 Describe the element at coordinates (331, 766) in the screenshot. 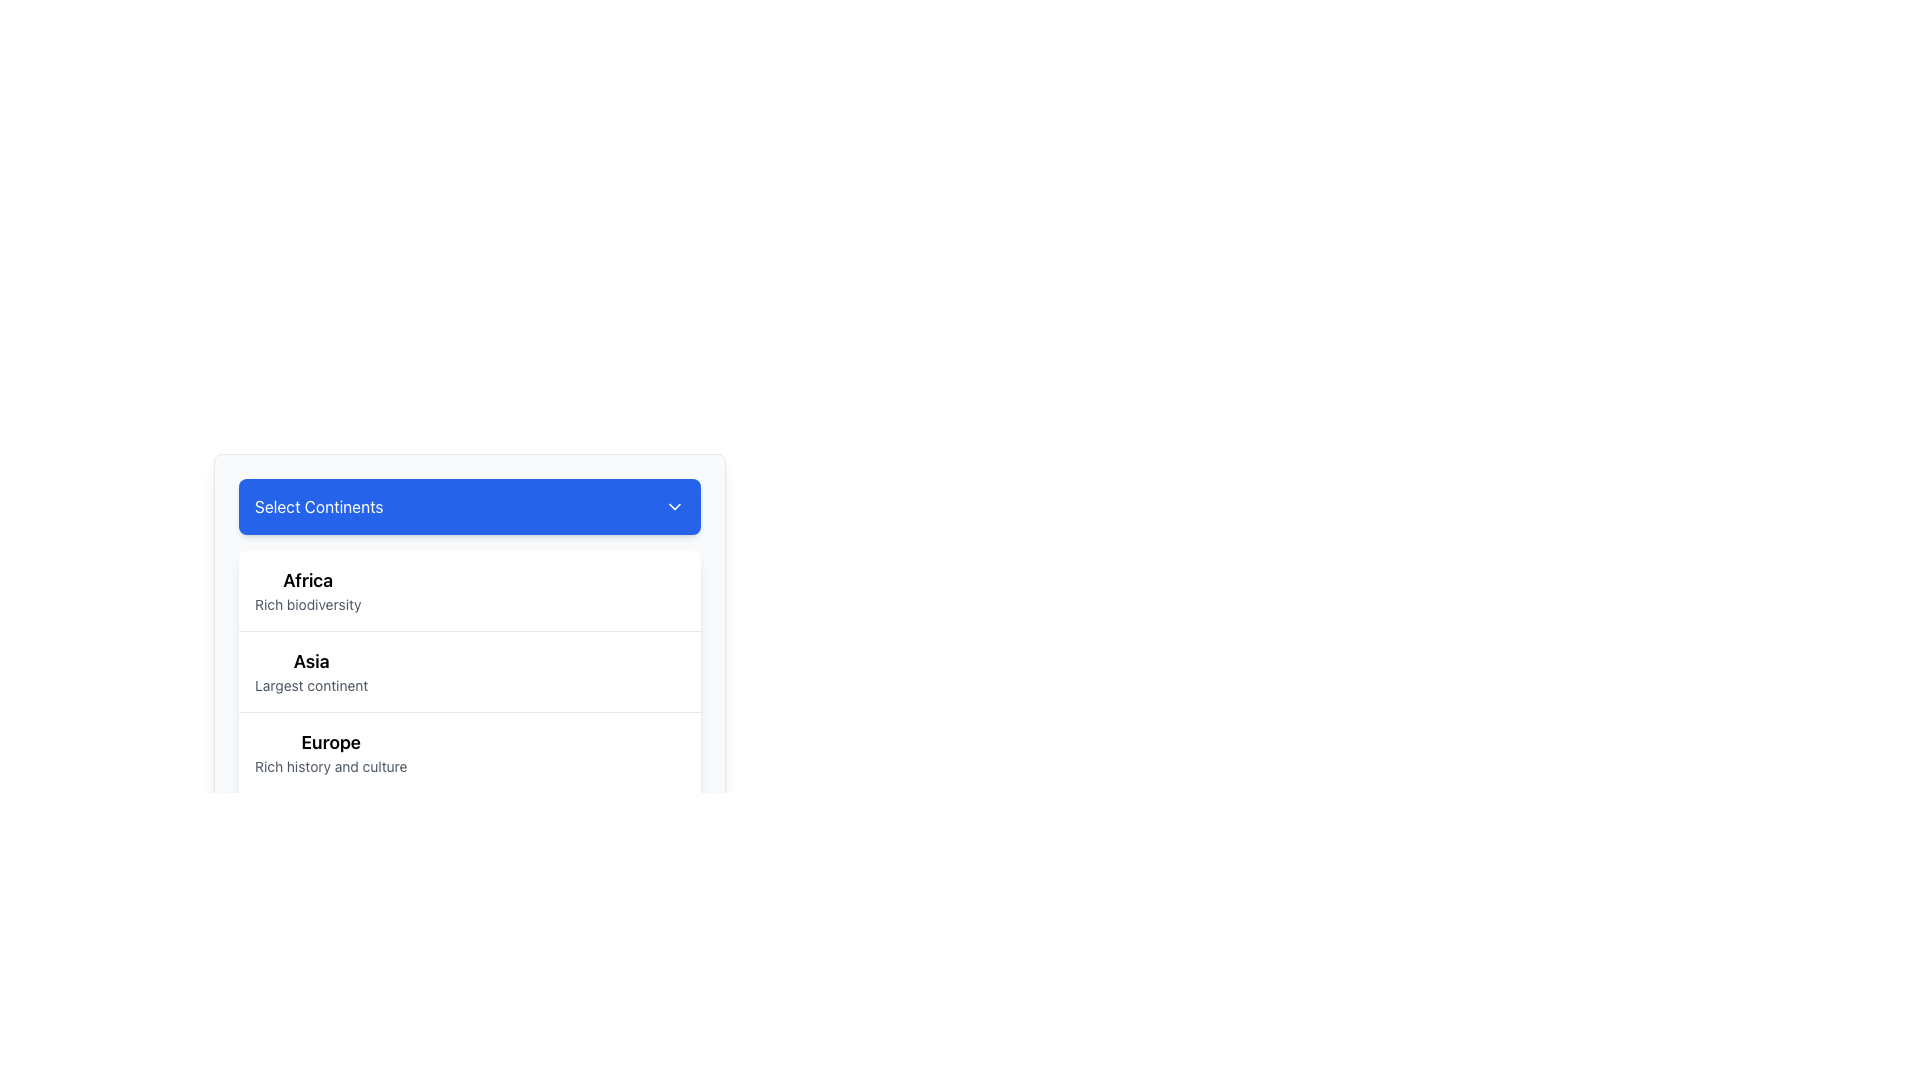

I see `the text label reading 'Rich history and culture' located directly underneath the title 'Europe' in the dropdown menu by reading its description` at that location.